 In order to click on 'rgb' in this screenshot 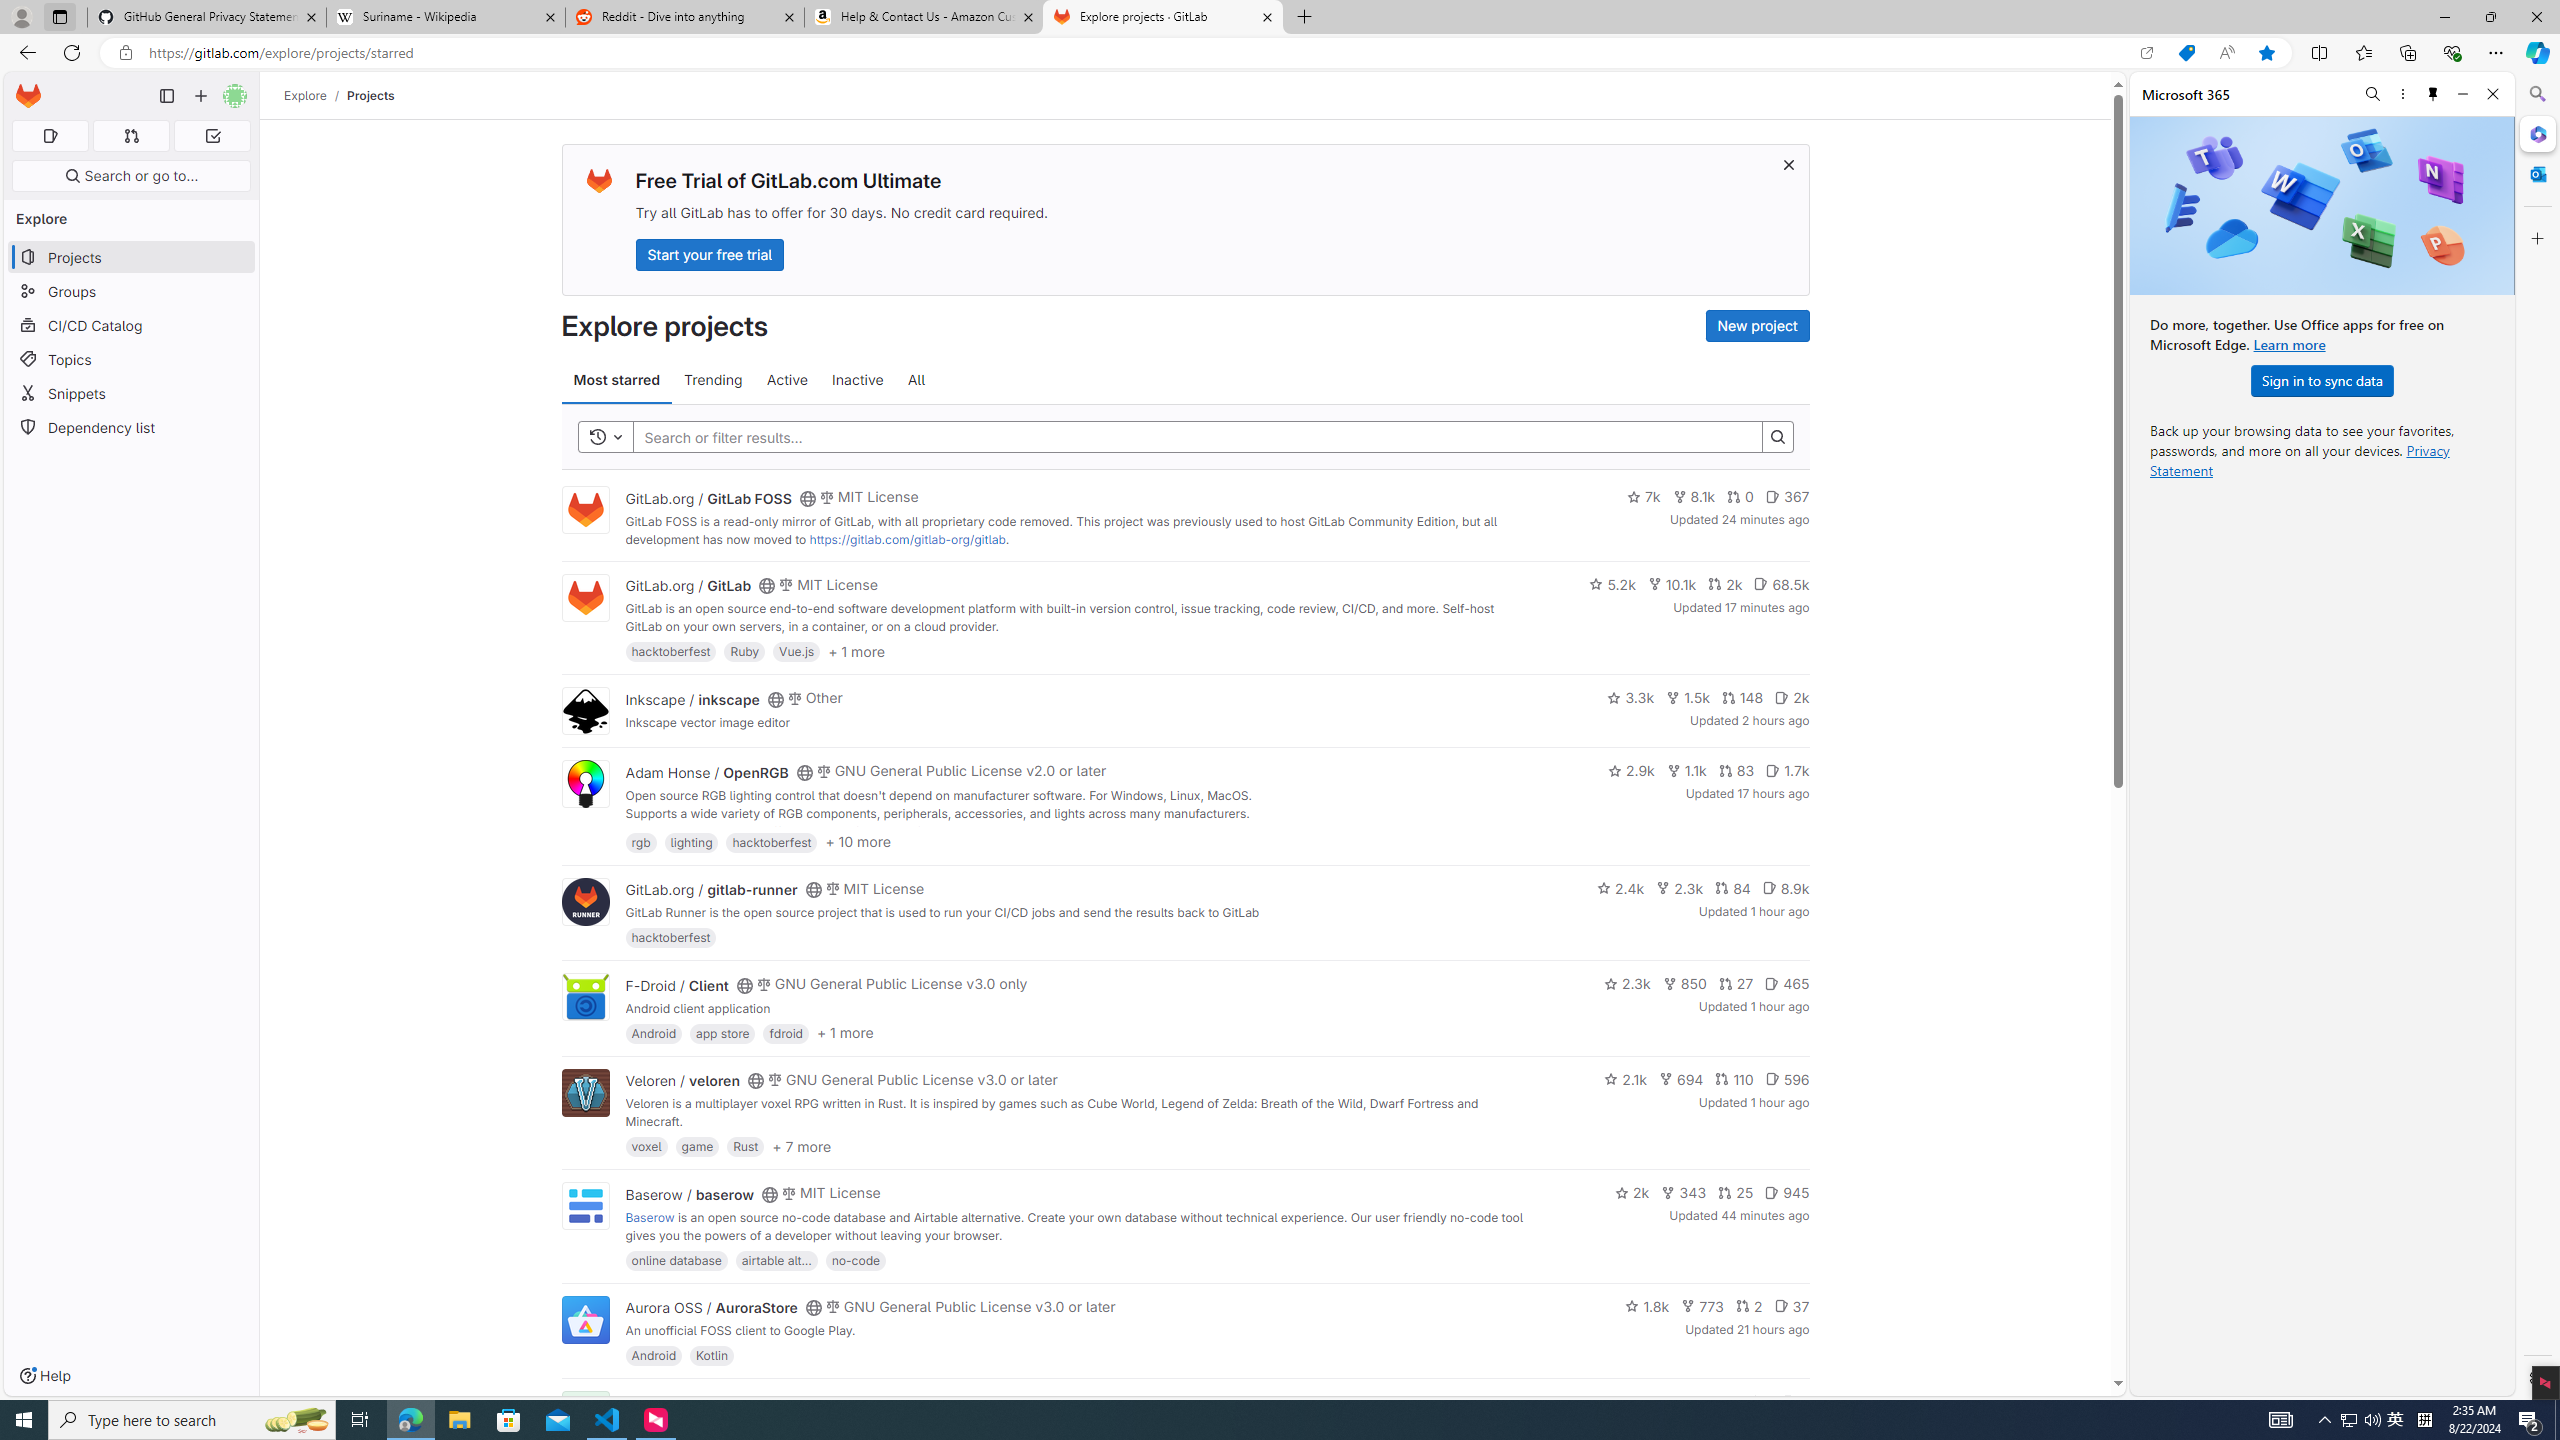, I will do `click(640, 840)`.